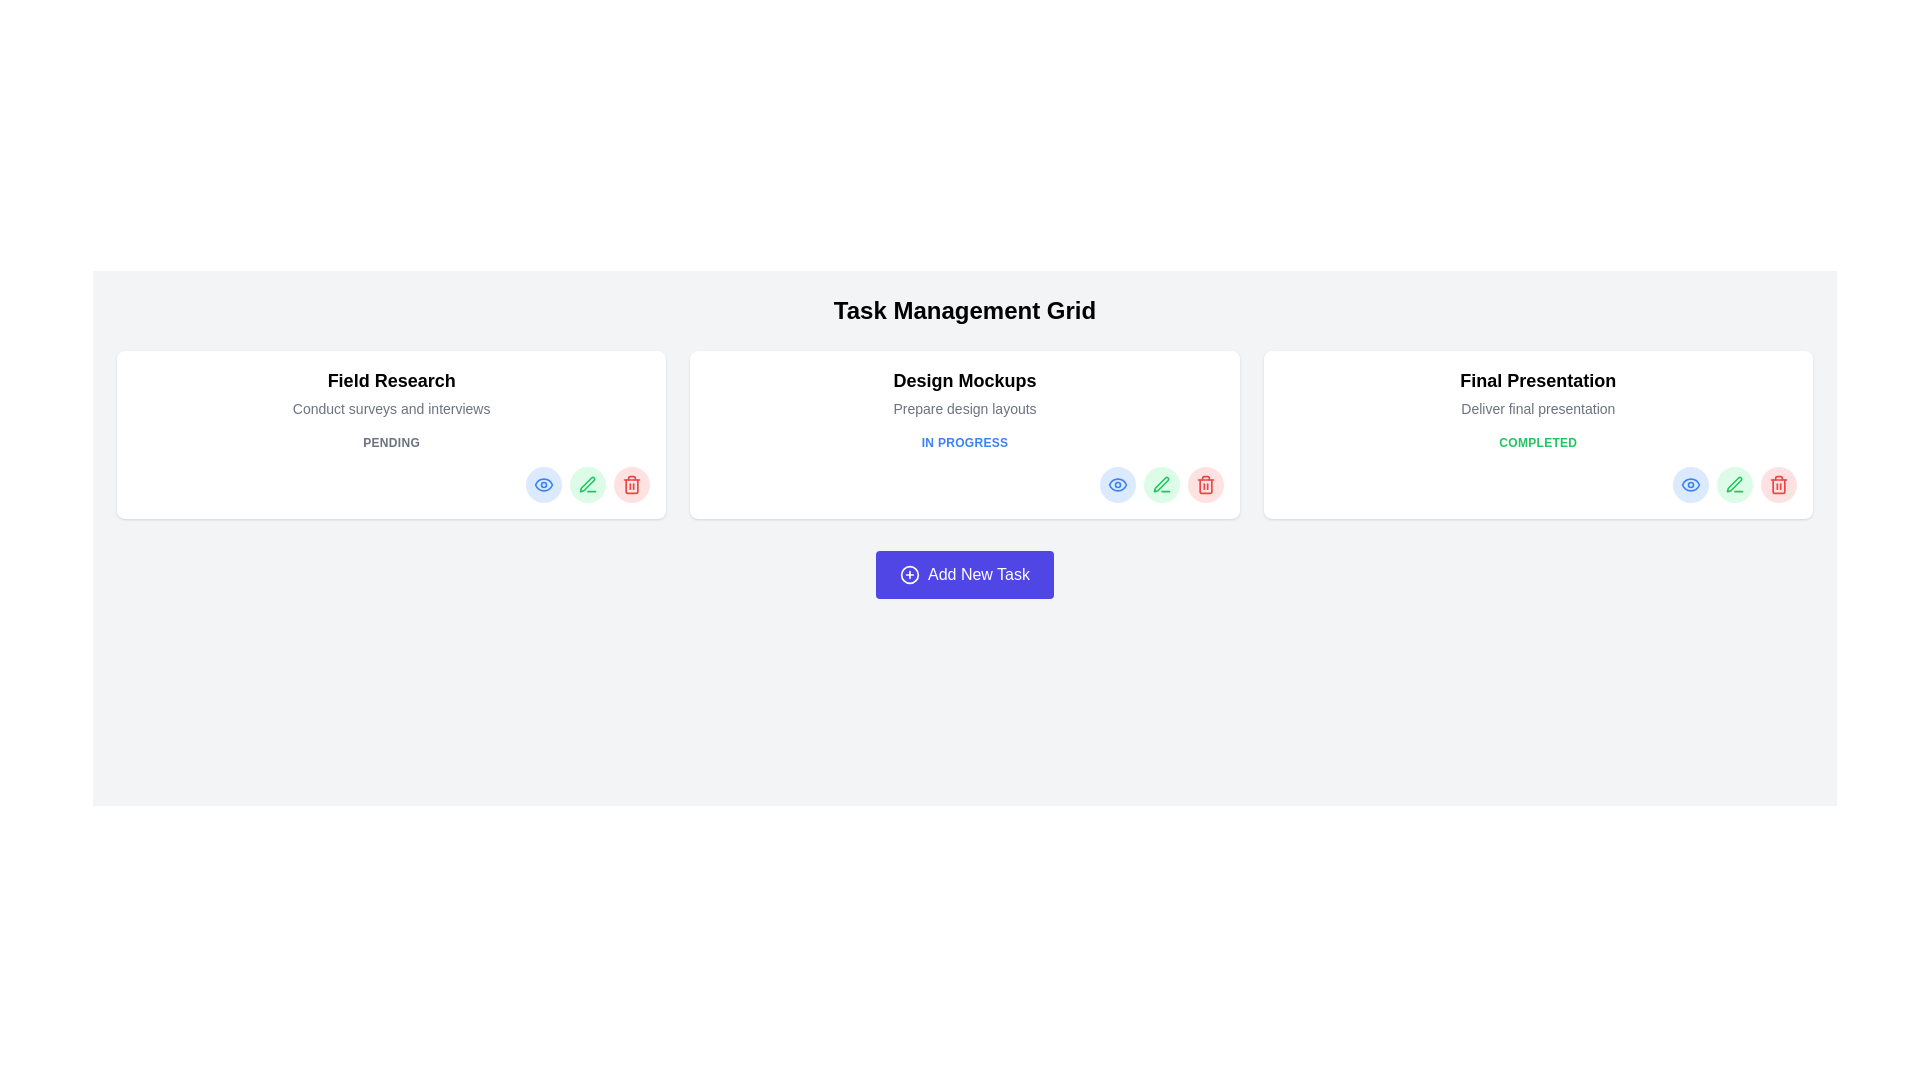 The height and width of the screenshot is (1080, 1920). What do you see at coordinates (1733, 485) in the screenshot?
I see `the circular green button with a pen icon in the center to initiate editing, located at the bottom right of the 'Final Presentation' task card` at bounding box center [1733, 485].